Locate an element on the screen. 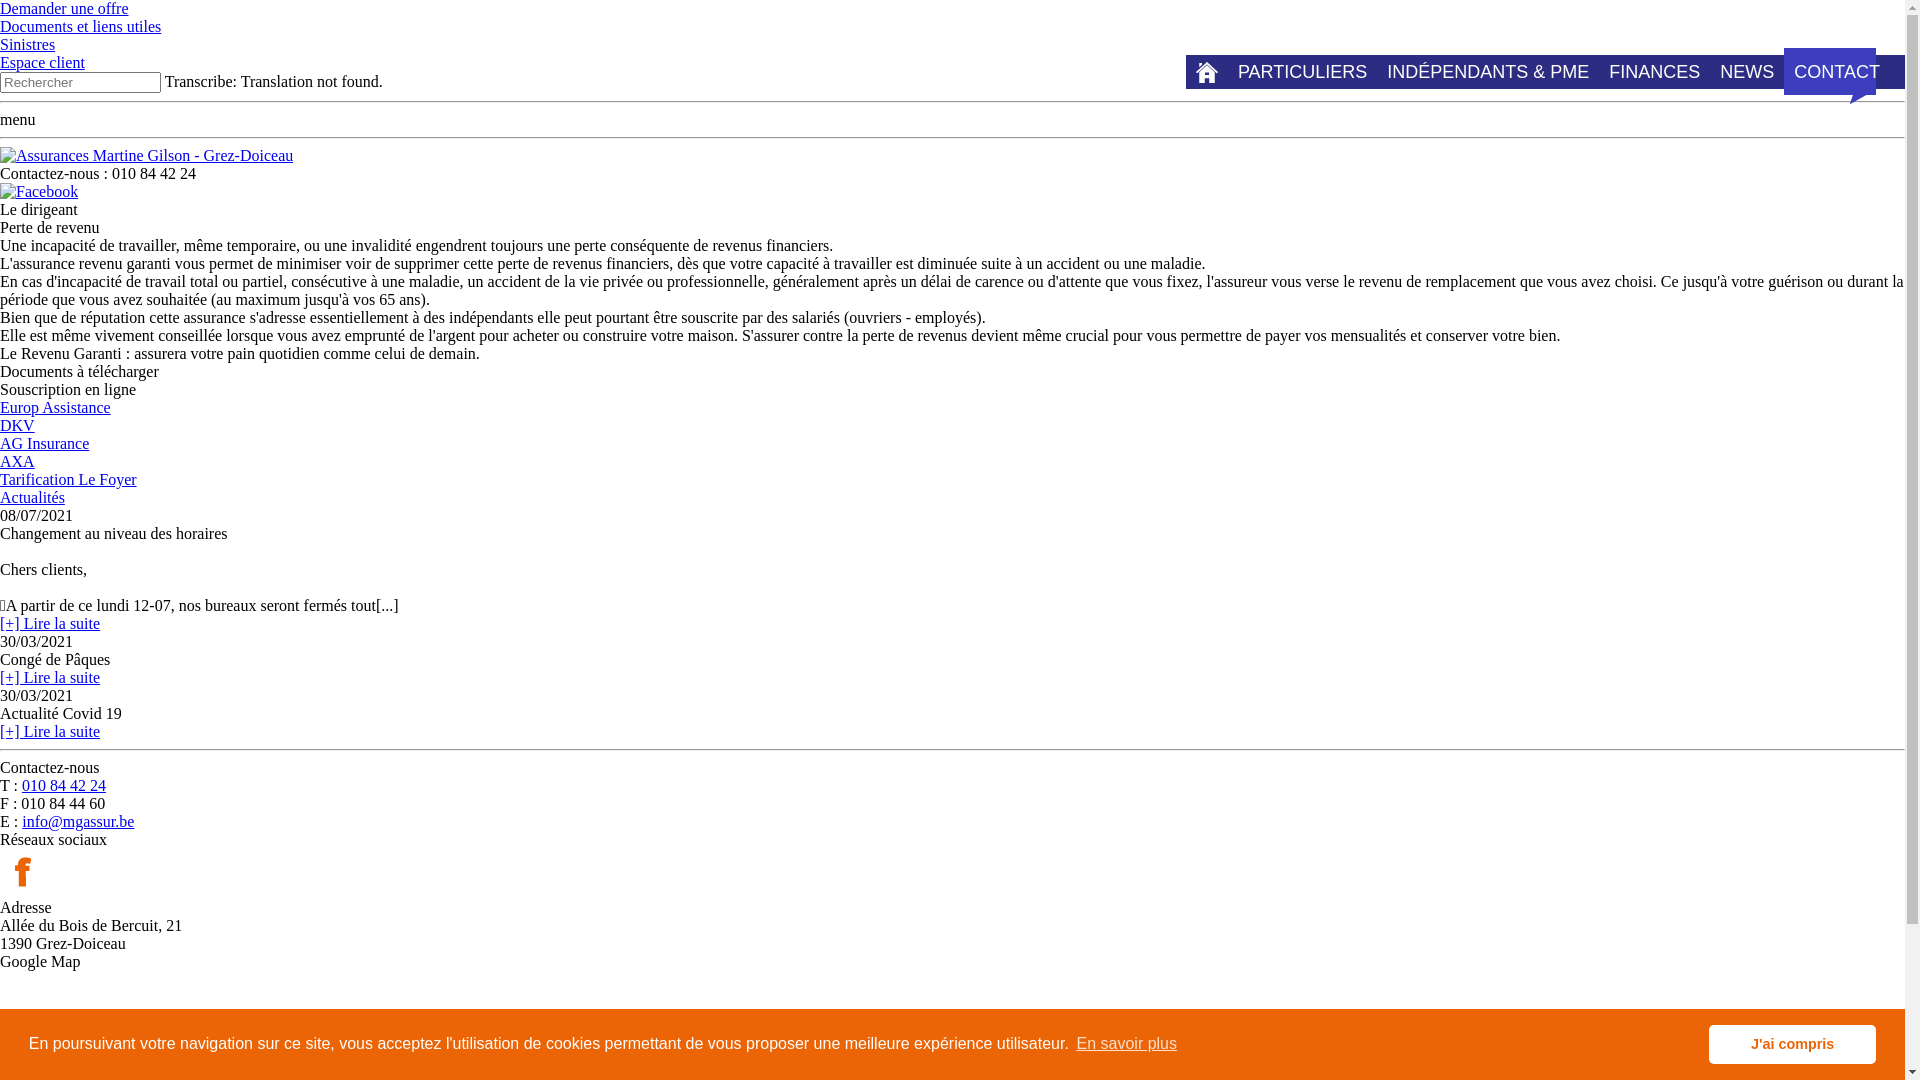 This screenshot has width=1920, height=1080. 'Sinistres' is located at coordinates (27, 44).